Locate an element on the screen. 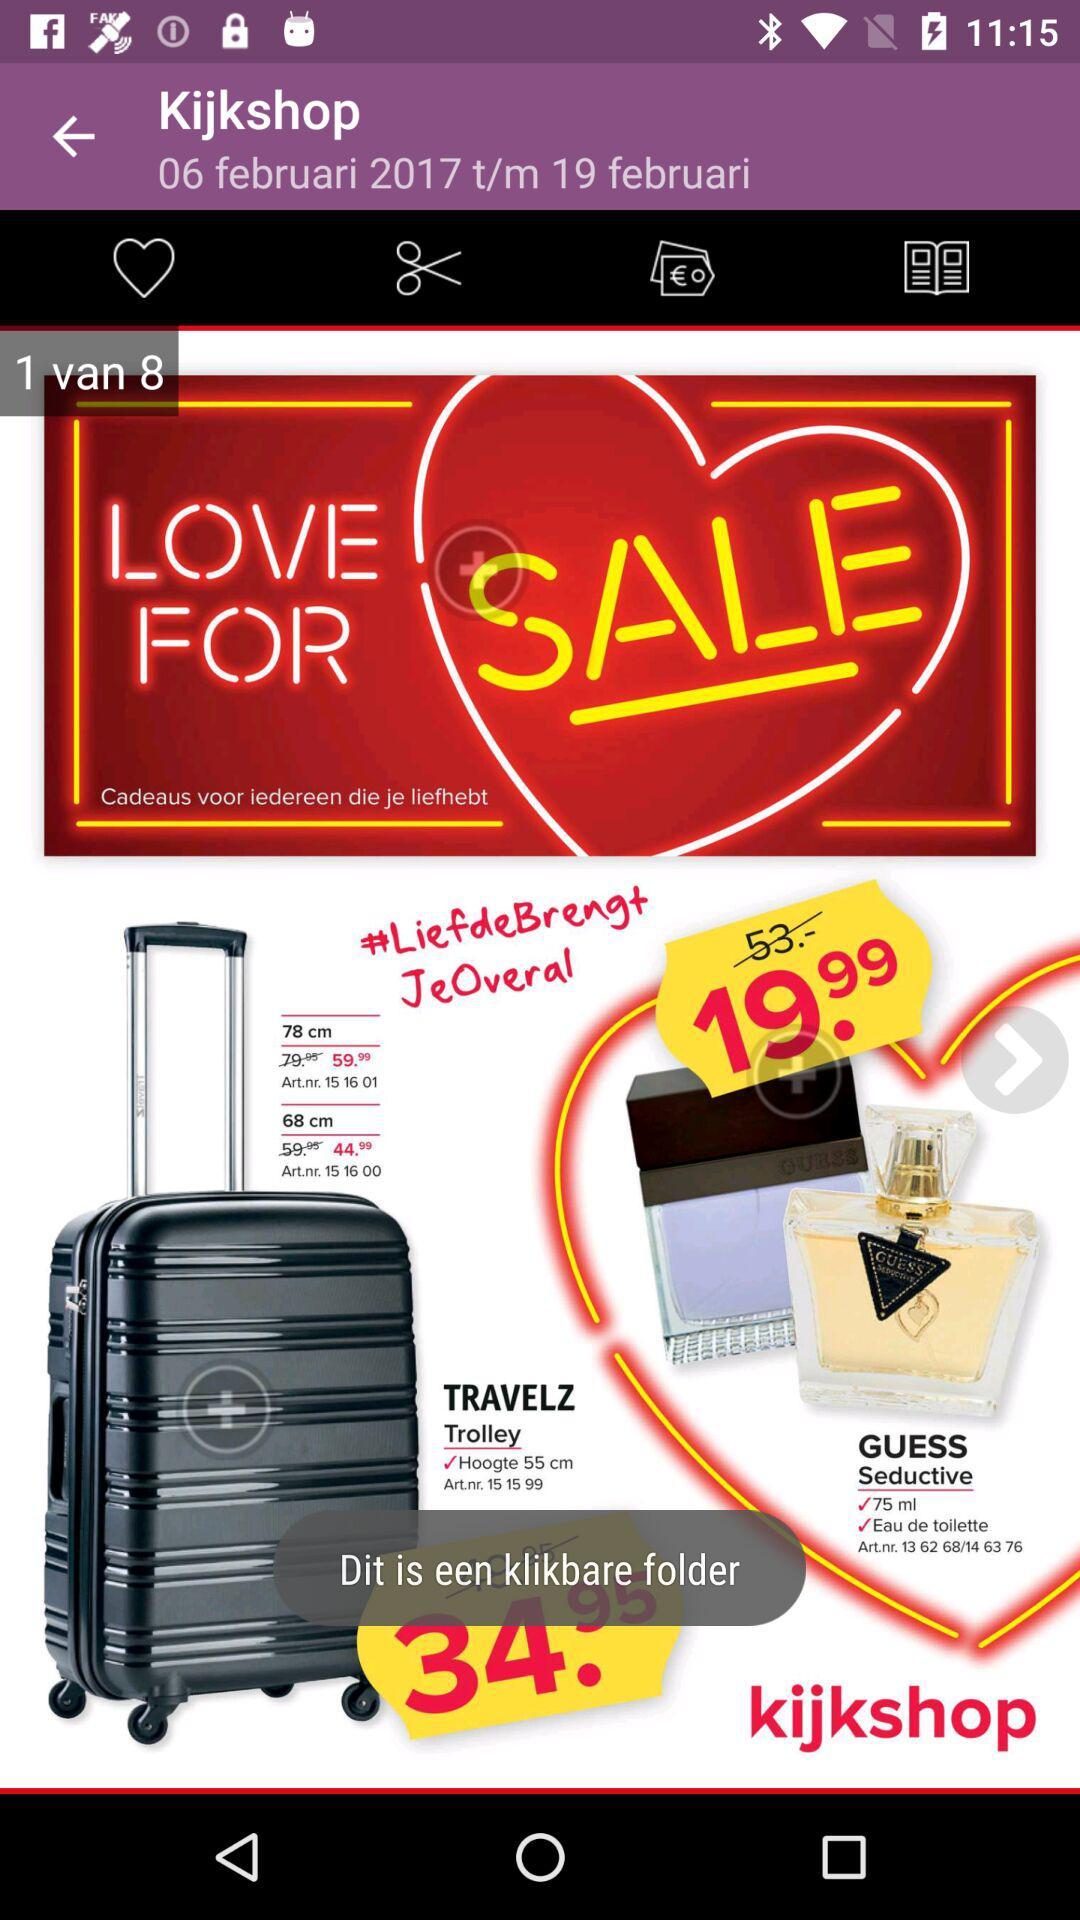 The image size is (1080, 1920). next page is located at coordinates (1014, 1058).